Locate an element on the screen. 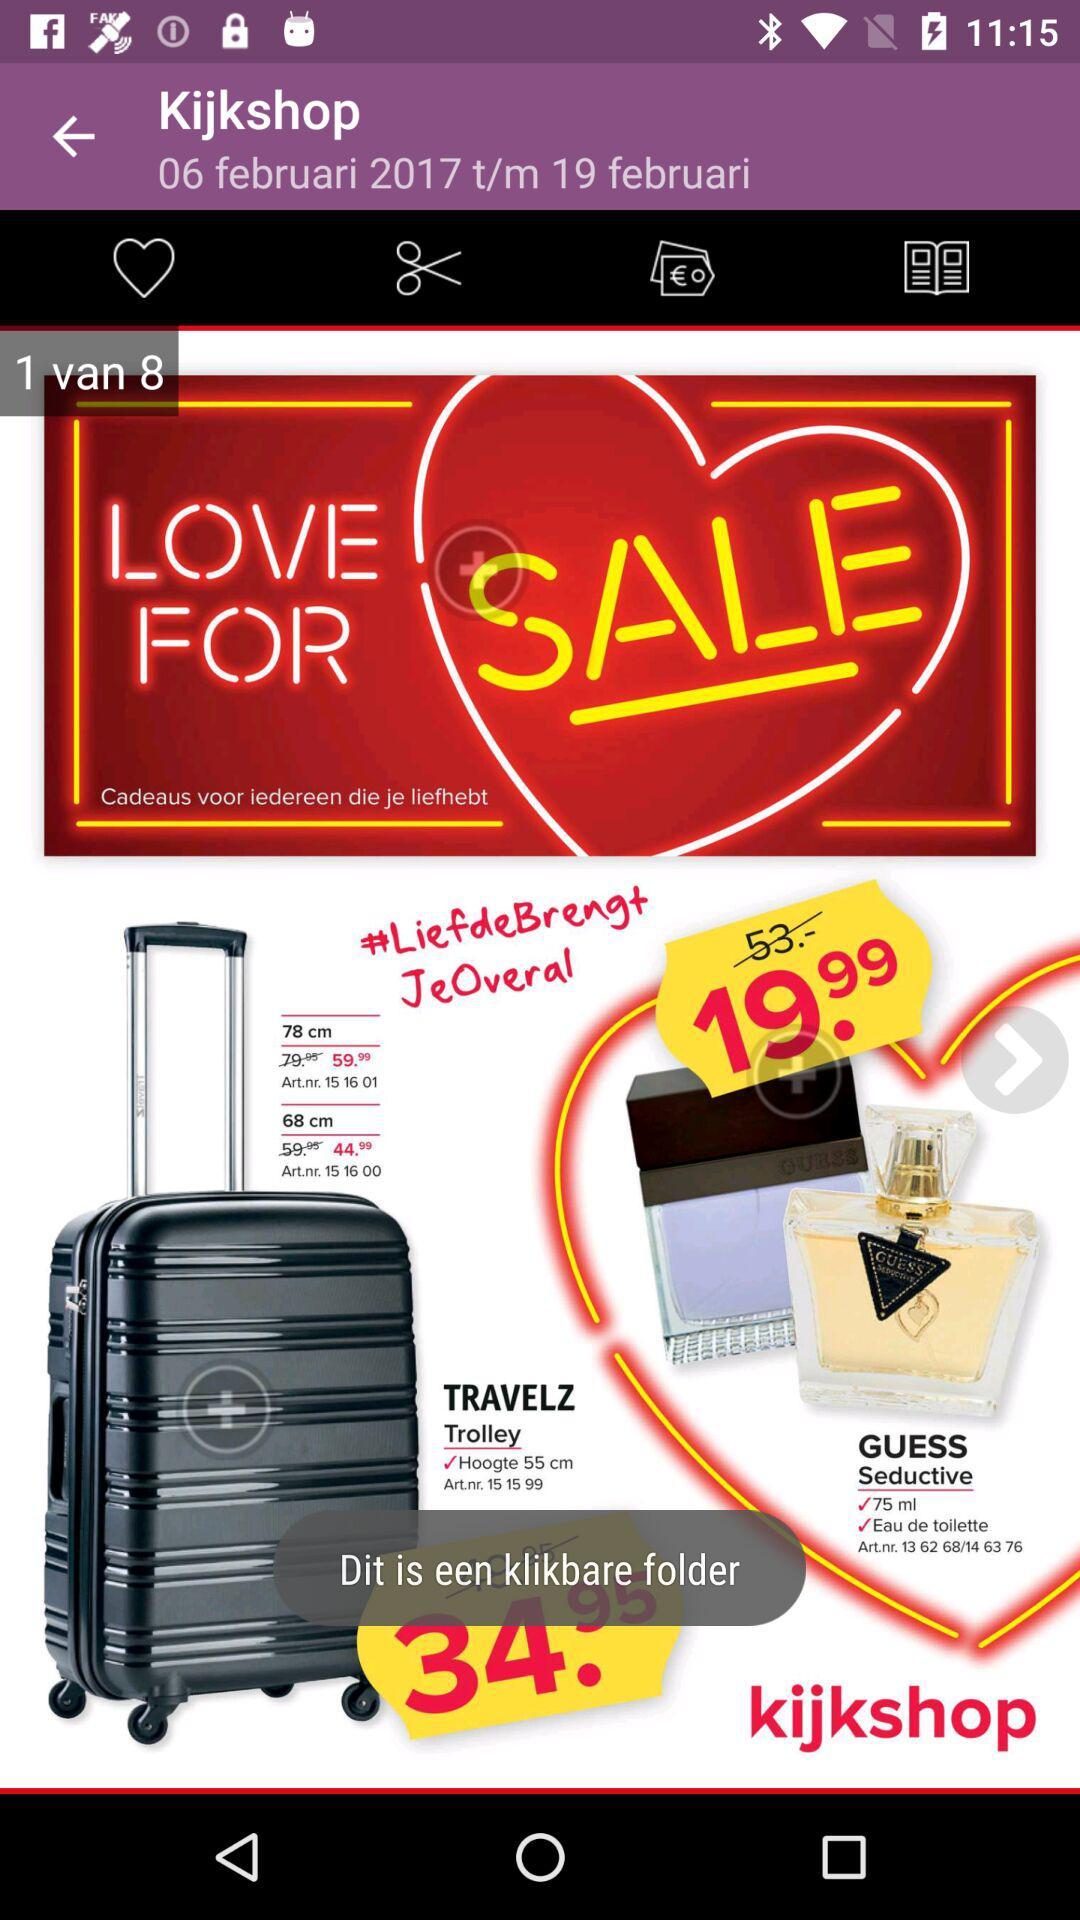 The image size is (1080, 1920). next page is located at coordinates (1014, 1058).